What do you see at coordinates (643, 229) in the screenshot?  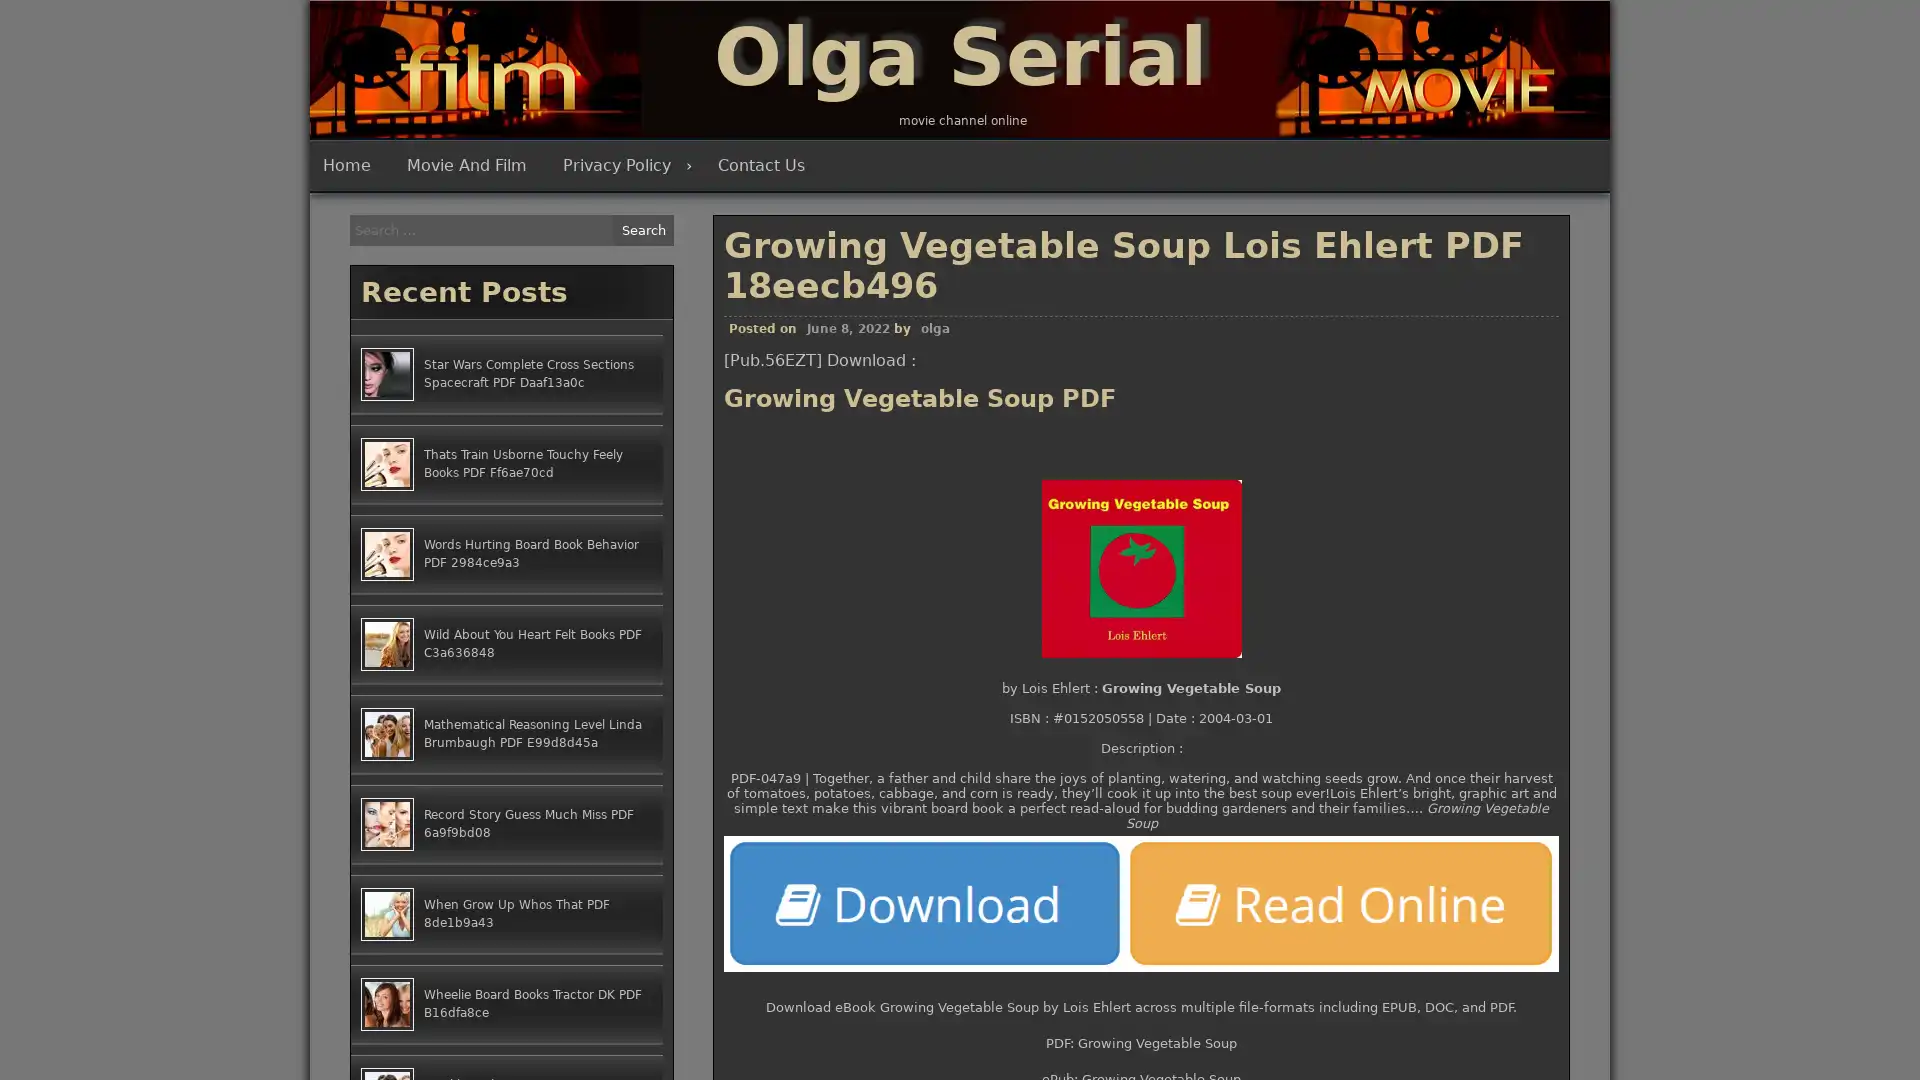 I see `Search` at bounding box center [643, 229].